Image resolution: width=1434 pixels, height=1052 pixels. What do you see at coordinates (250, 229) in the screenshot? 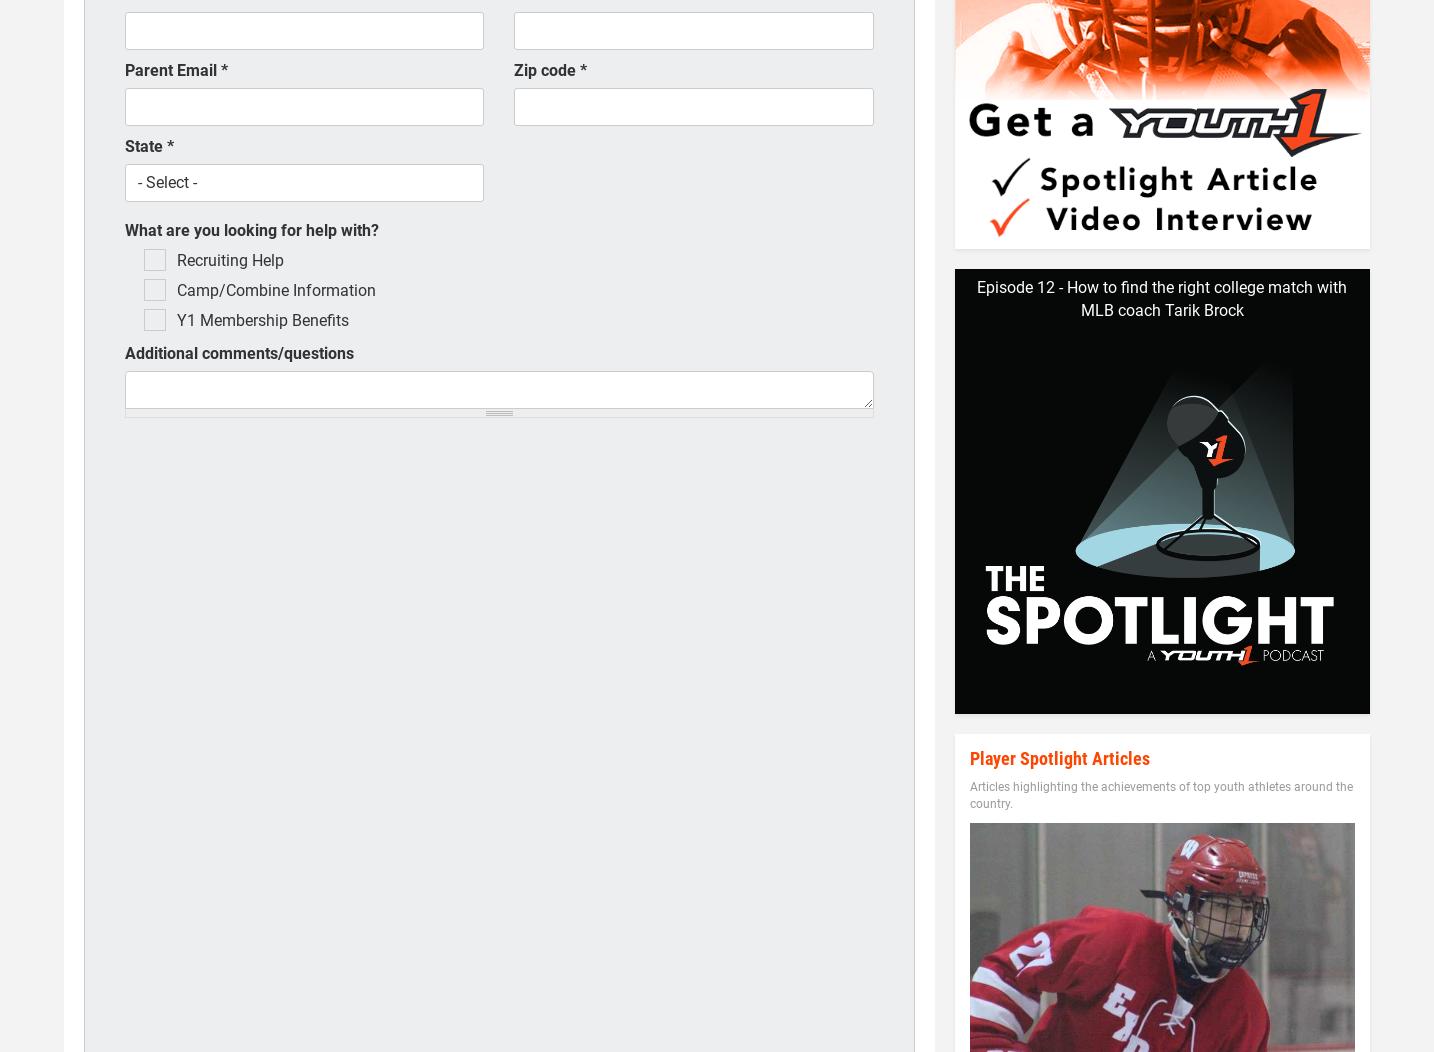
I see `'What are you looking for help with?'` at bounding box center [250, 229].